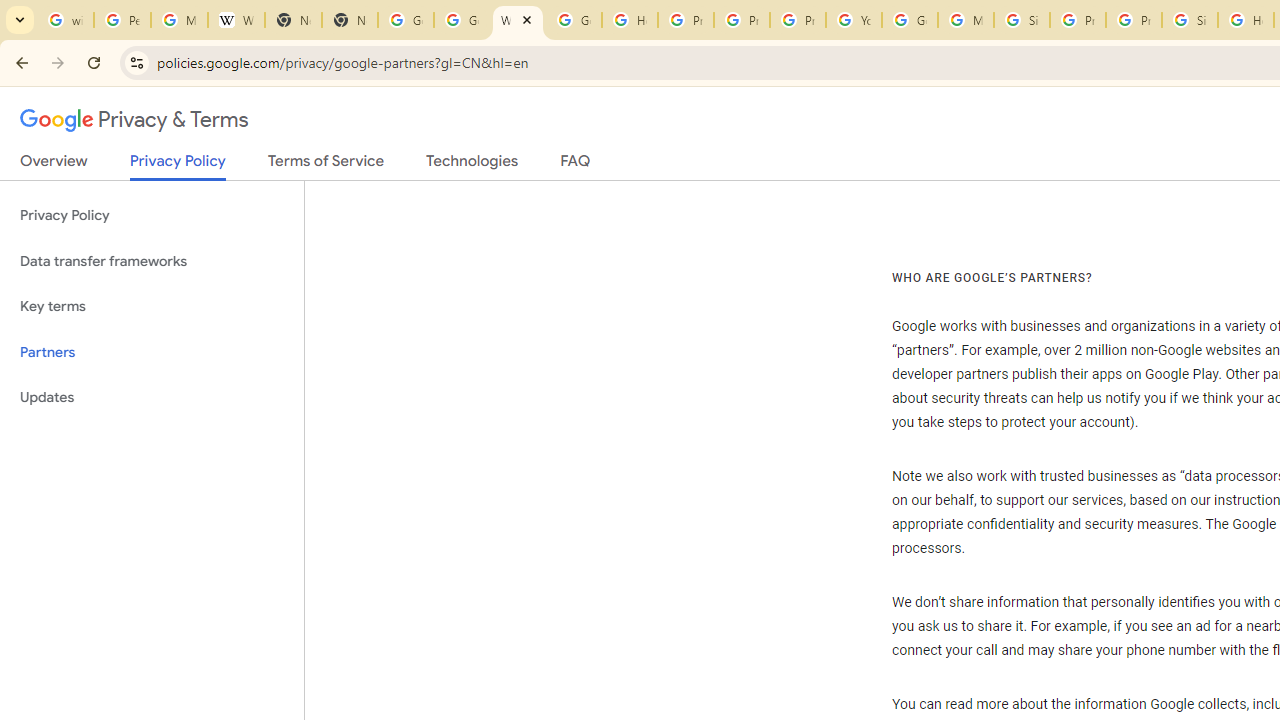 This screenshot has width=1280, height=720. Describe the element at coordinates (461, 20) in the screenshot. I see `'Google Drive: Sign-in'` at that location.